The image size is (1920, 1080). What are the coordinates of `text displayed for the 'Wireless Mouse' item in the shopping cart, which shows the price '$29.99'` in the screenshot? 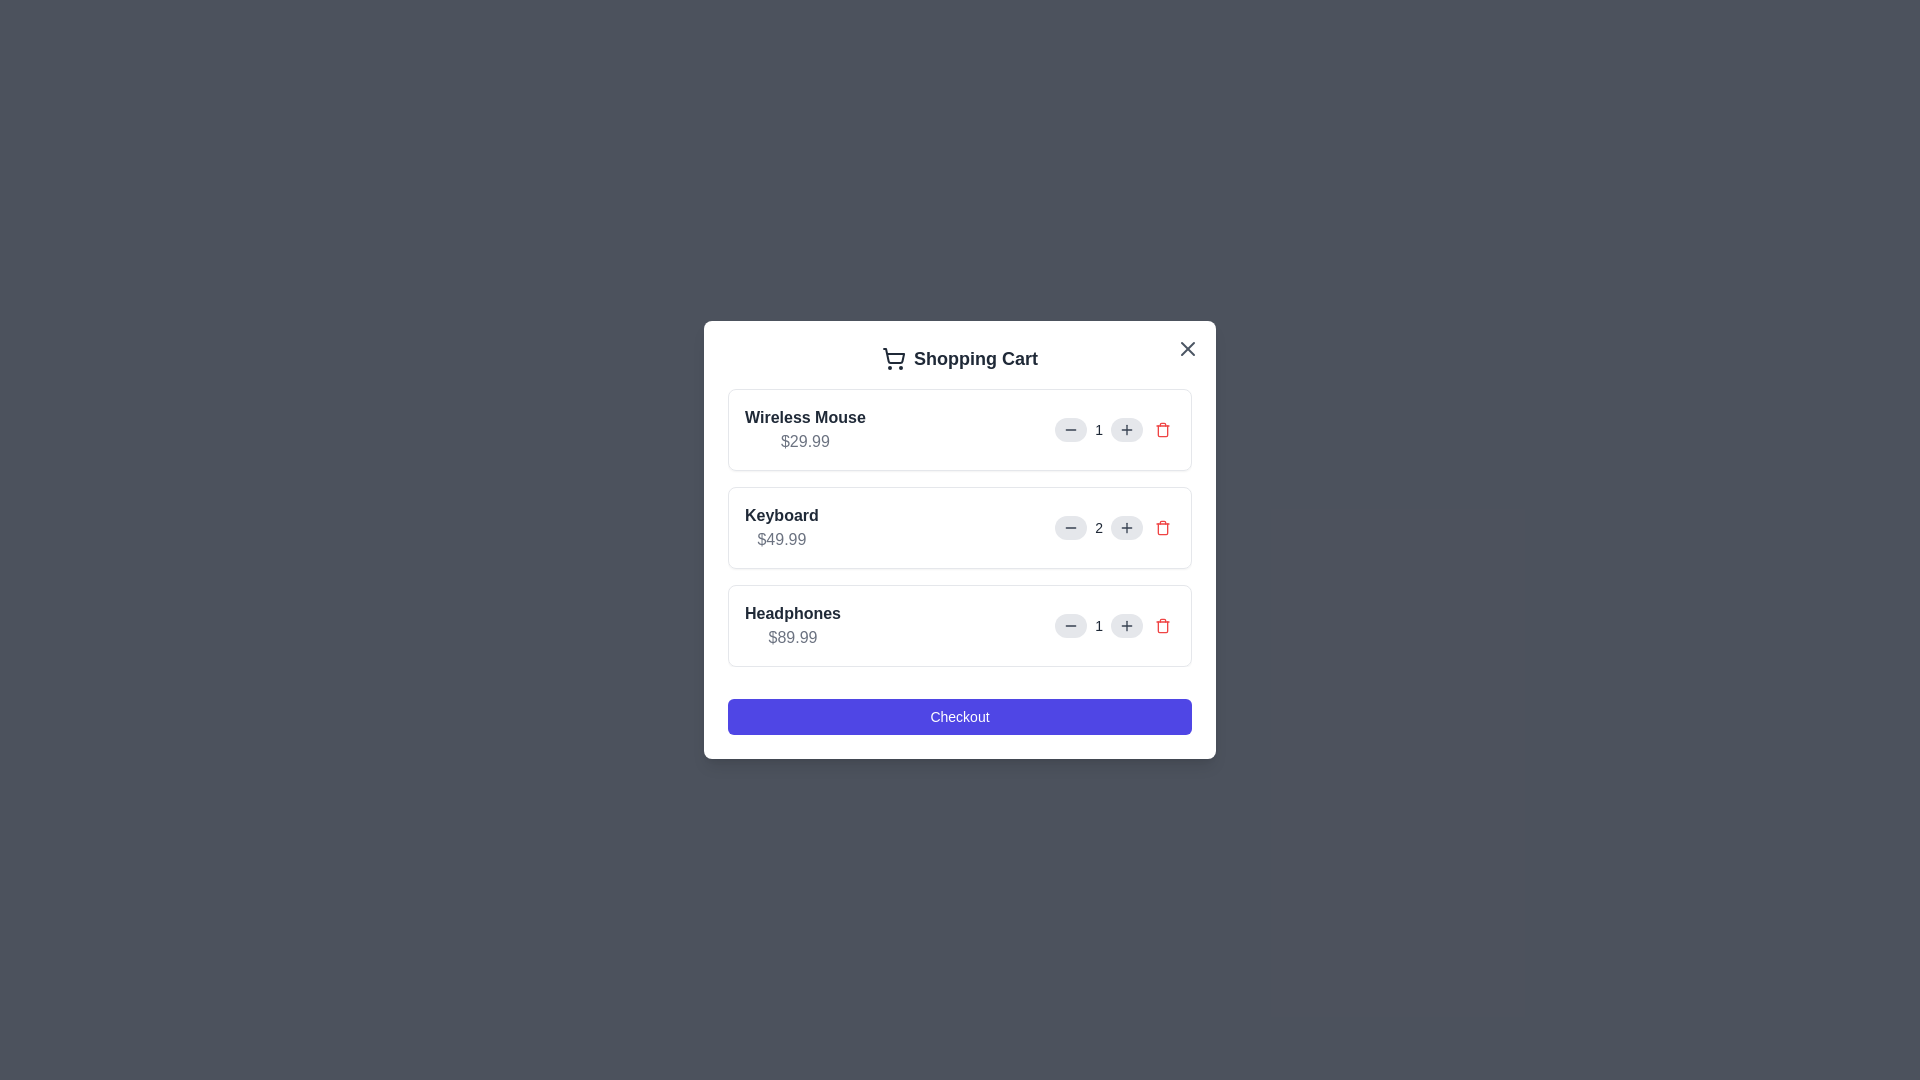 It's located at (805, 428).